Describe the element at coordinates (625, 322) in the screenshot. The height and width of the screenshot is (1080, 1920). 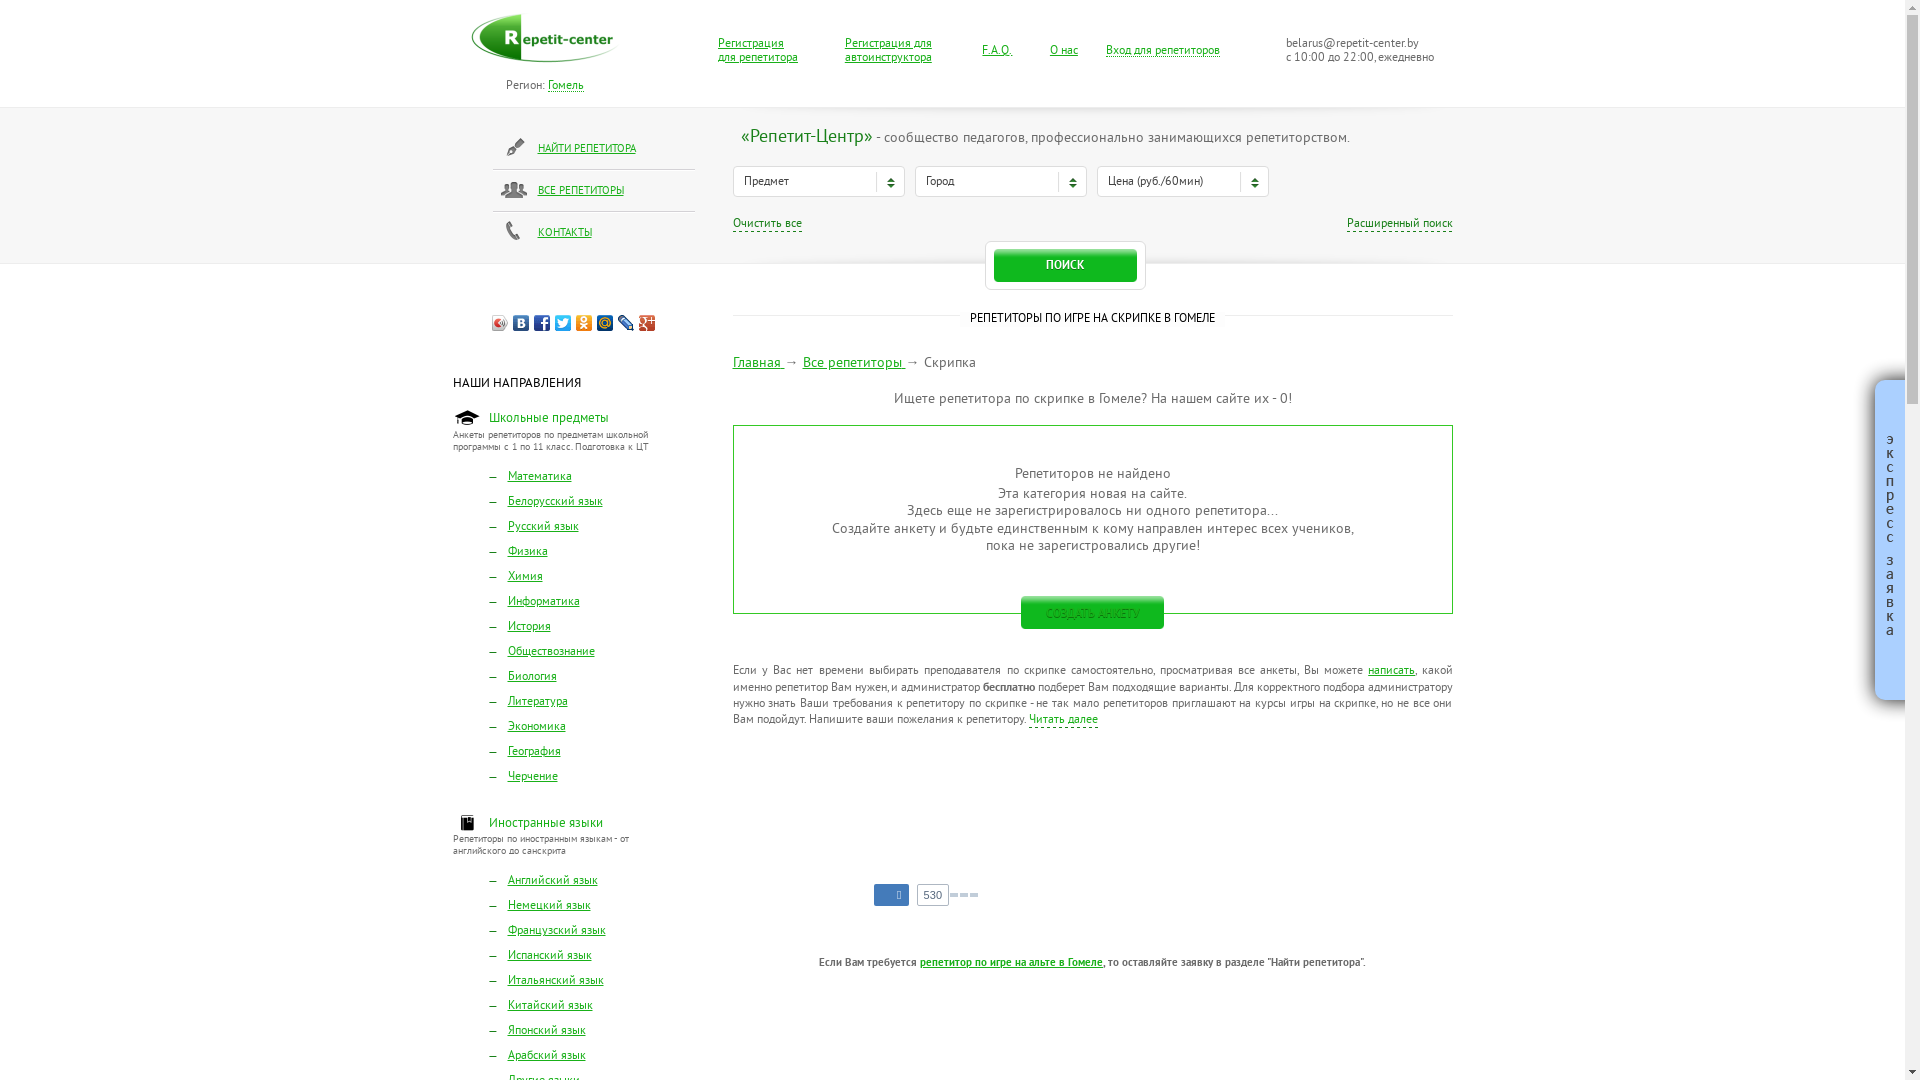
I see `'LiveJournal'` at that location.